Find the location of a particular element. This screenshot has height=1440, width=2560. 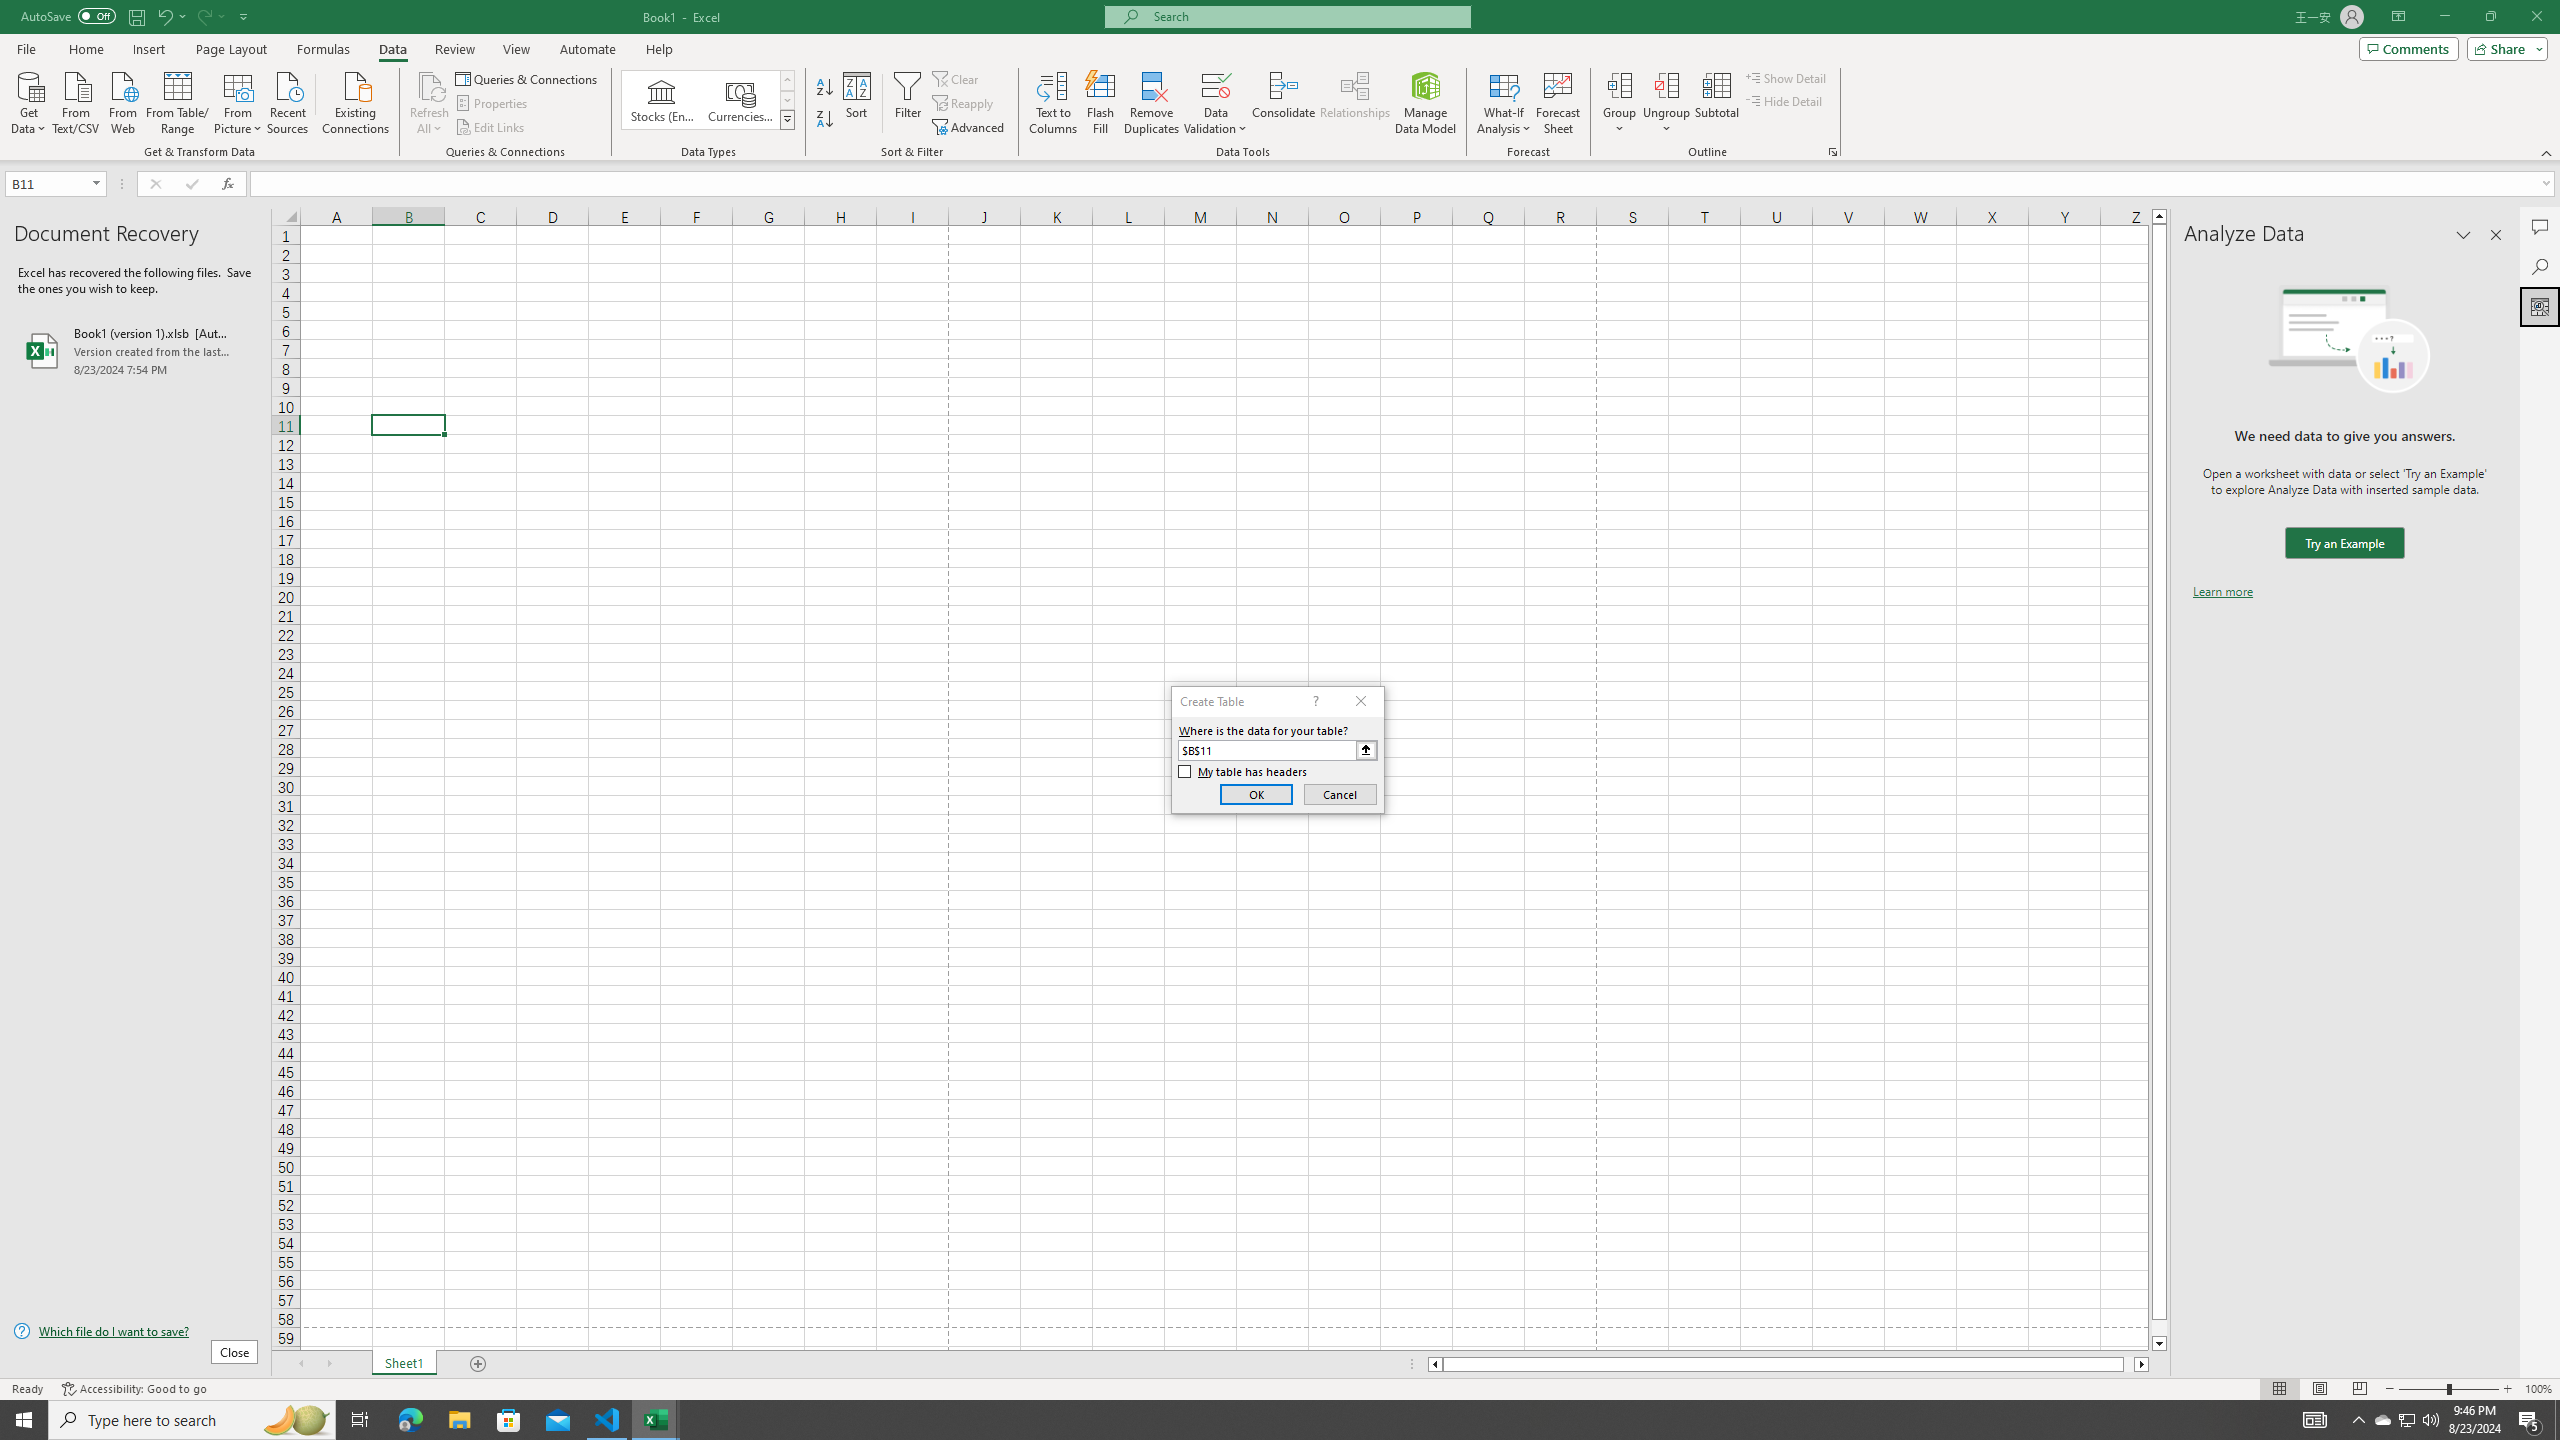

'Search' is located at coordinates (2539, 267).